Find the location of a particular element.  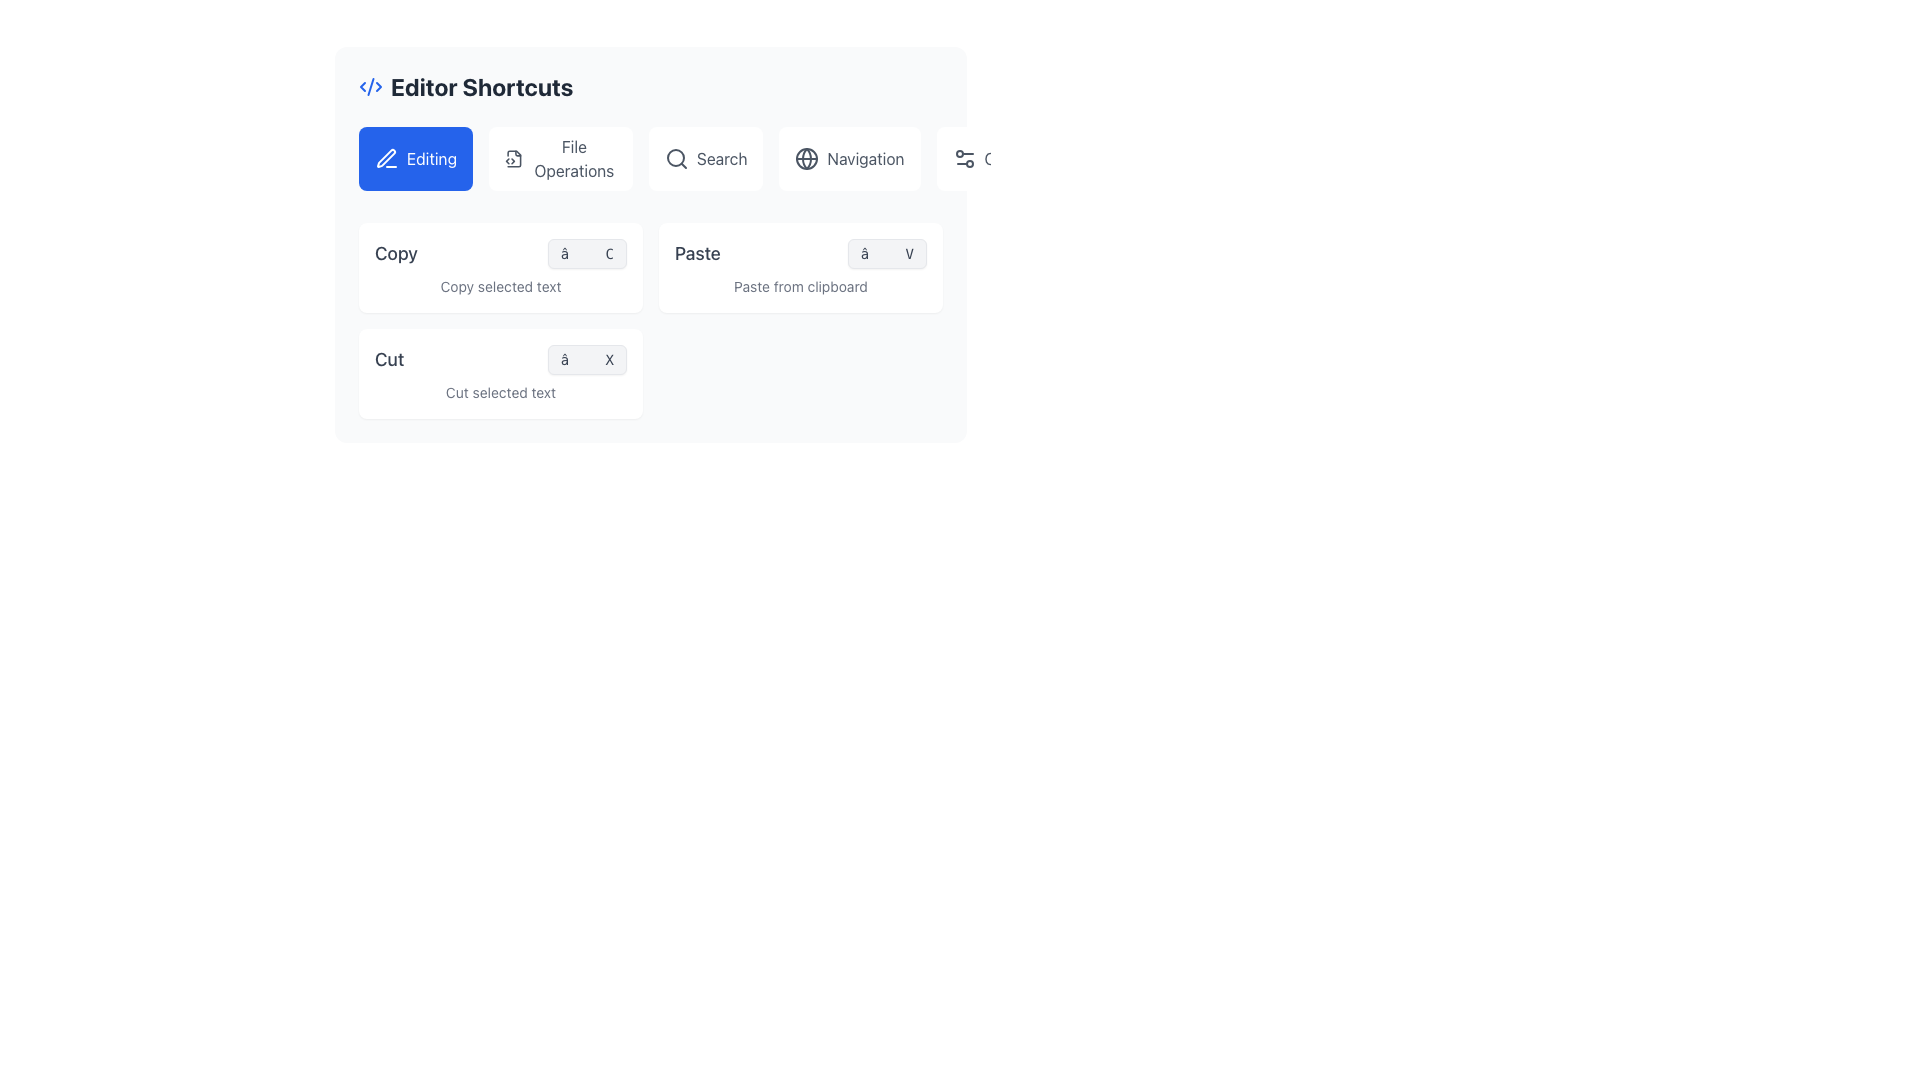

the navigational button located as the fourth item in the horizontal list of options below the 'Editor Shortcuts' heading is located at coordinates (849, 157).